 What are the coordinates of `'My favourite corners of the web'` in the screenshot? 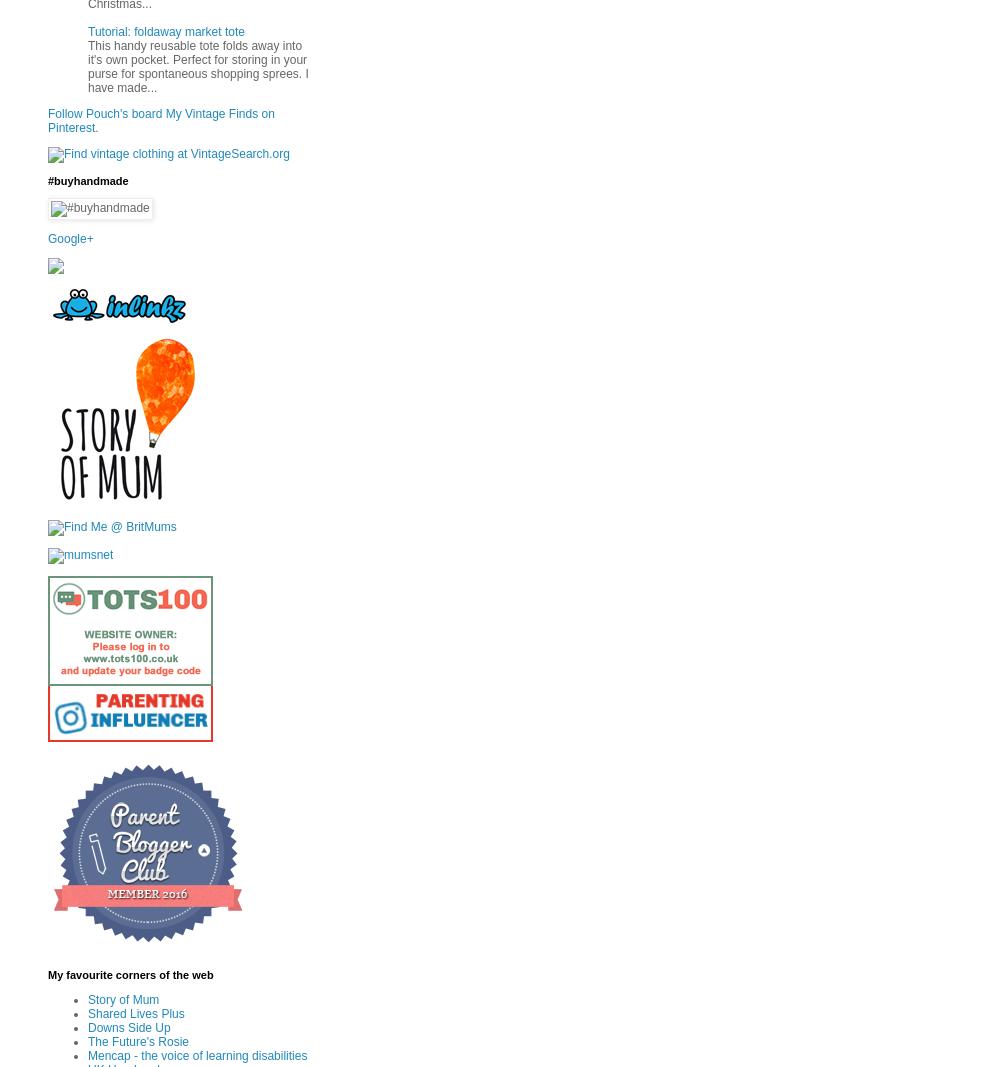 It's located at (129, 975).